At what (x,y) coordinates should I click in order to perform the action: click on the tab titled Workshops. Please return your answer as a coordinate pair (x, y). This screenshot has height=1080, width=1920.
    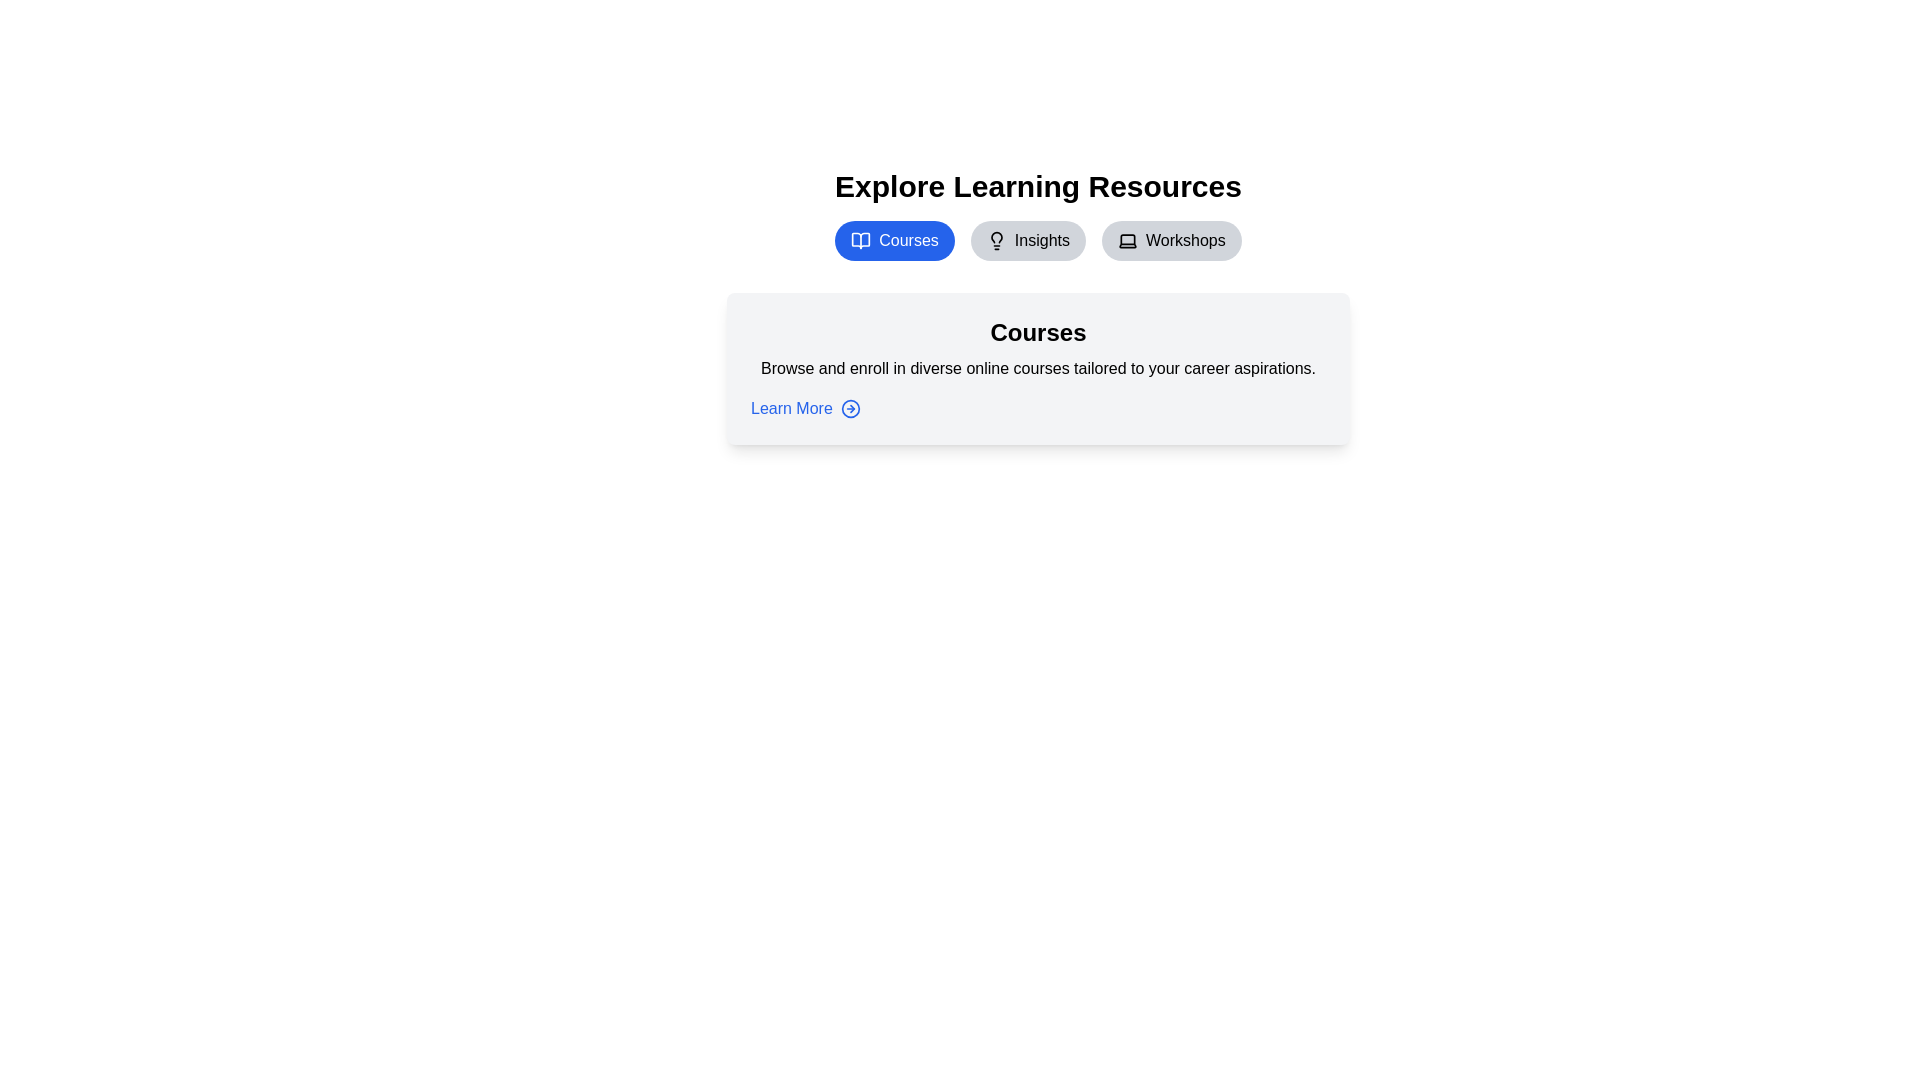
    Looking at the image, I should click on (1171, 239).